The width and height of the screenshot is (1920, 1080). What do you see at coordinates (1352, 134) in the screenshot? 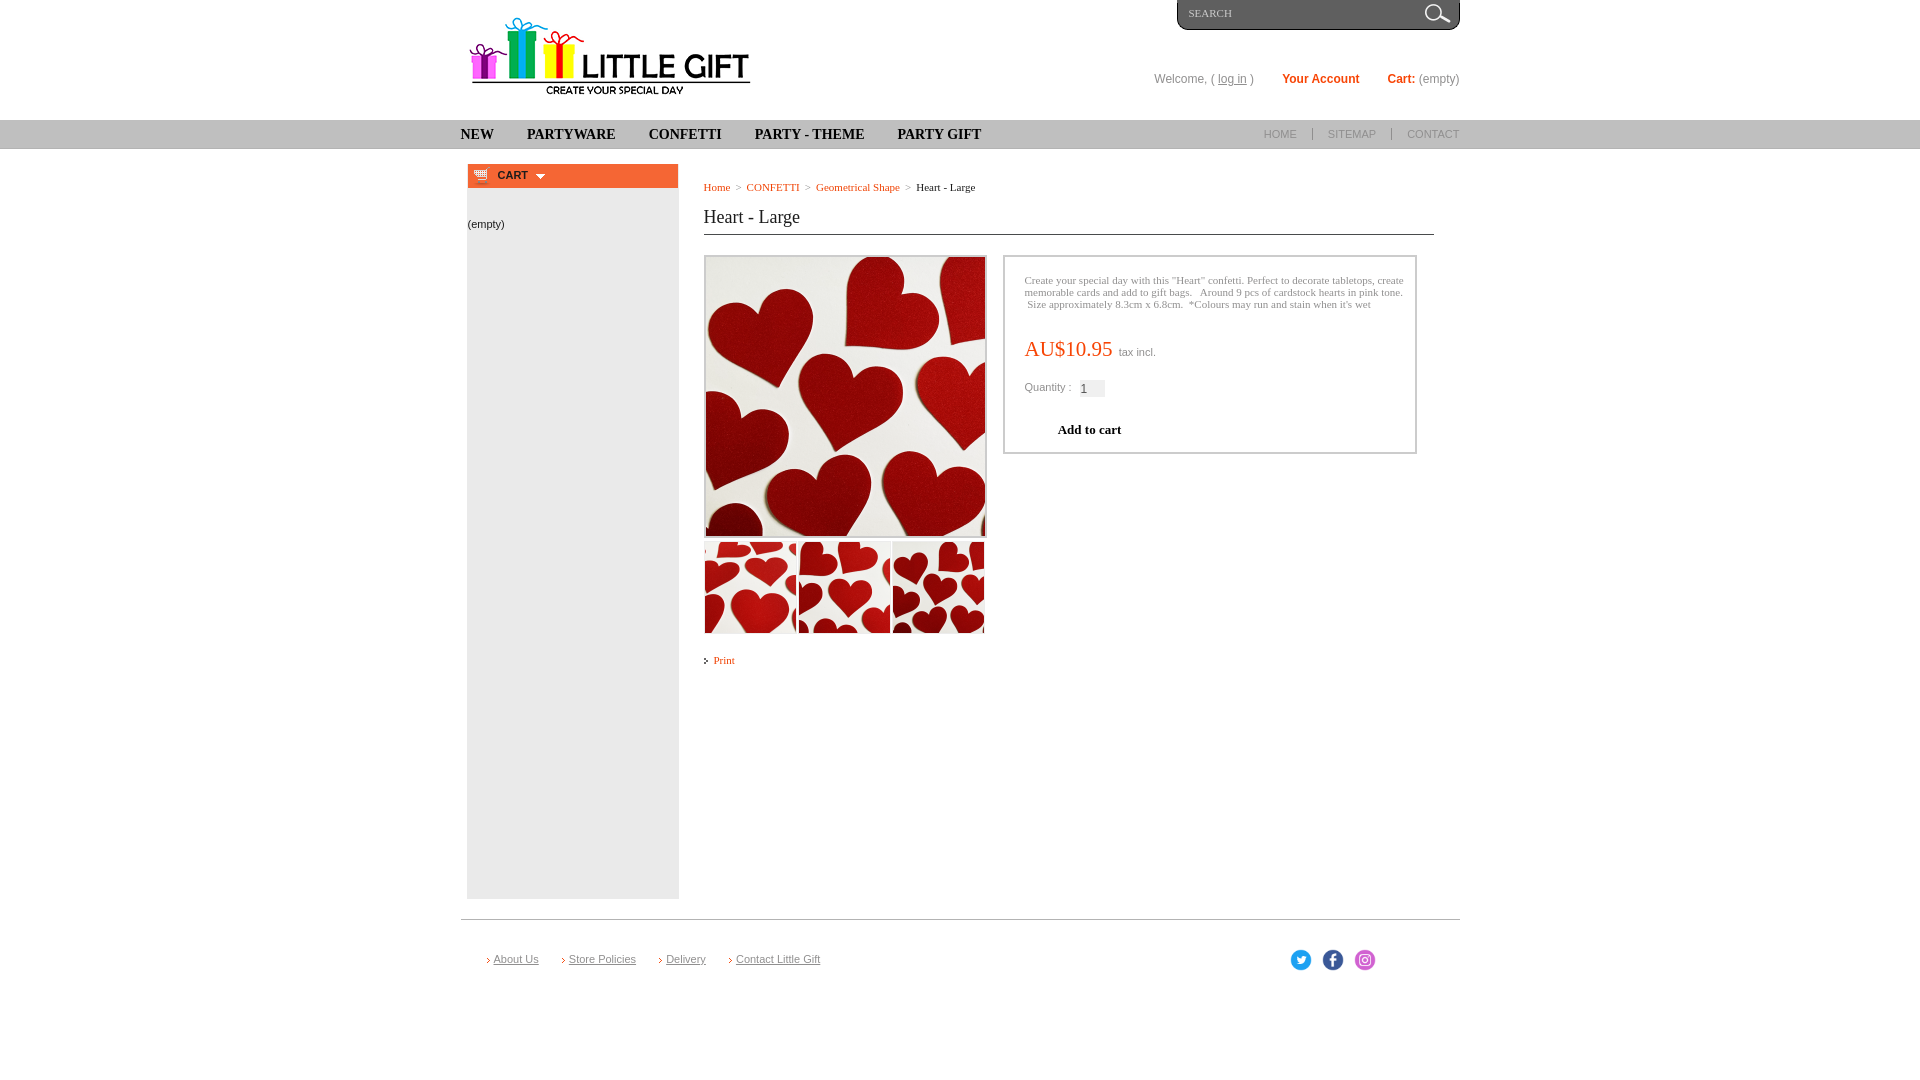
I see `'SITEMAP'` at bounding box center [1352, 134].